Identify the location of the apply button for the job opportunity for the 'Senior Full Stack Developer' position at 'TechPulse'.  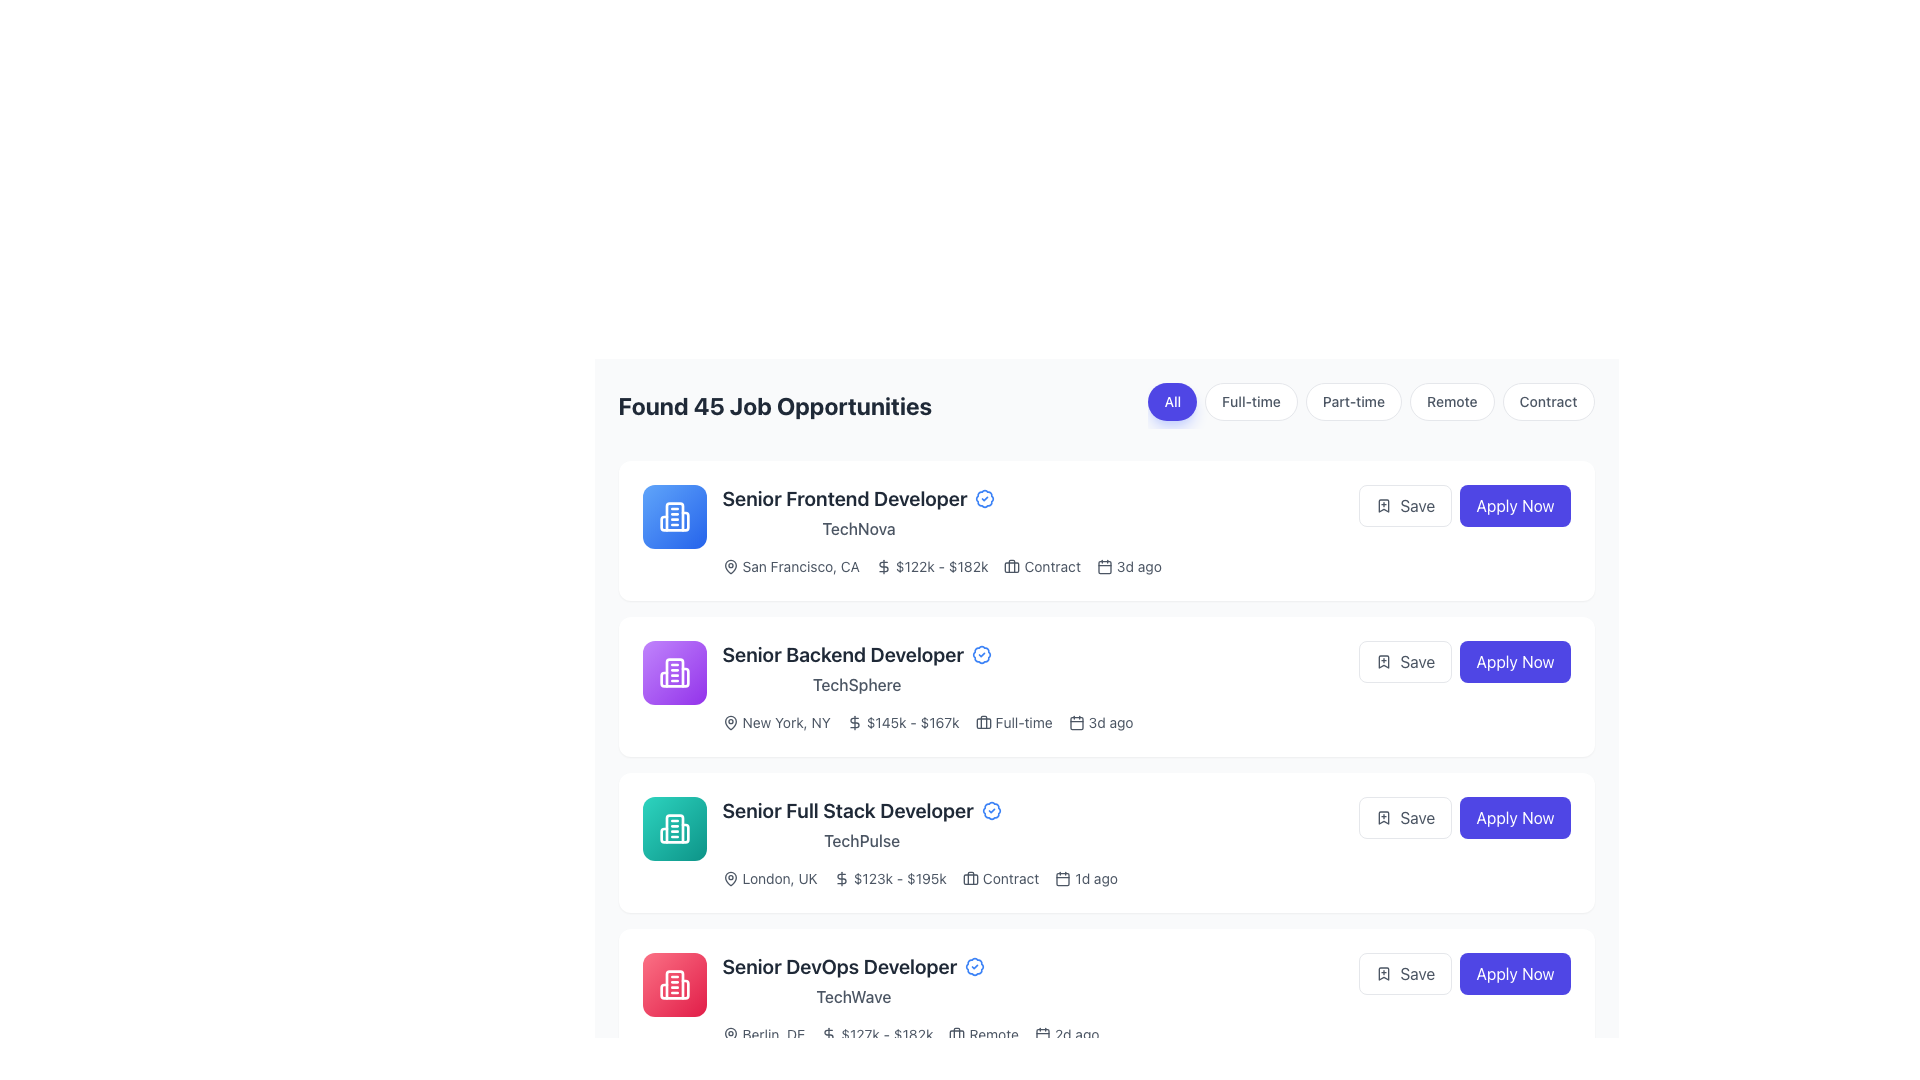
(1464, 817).